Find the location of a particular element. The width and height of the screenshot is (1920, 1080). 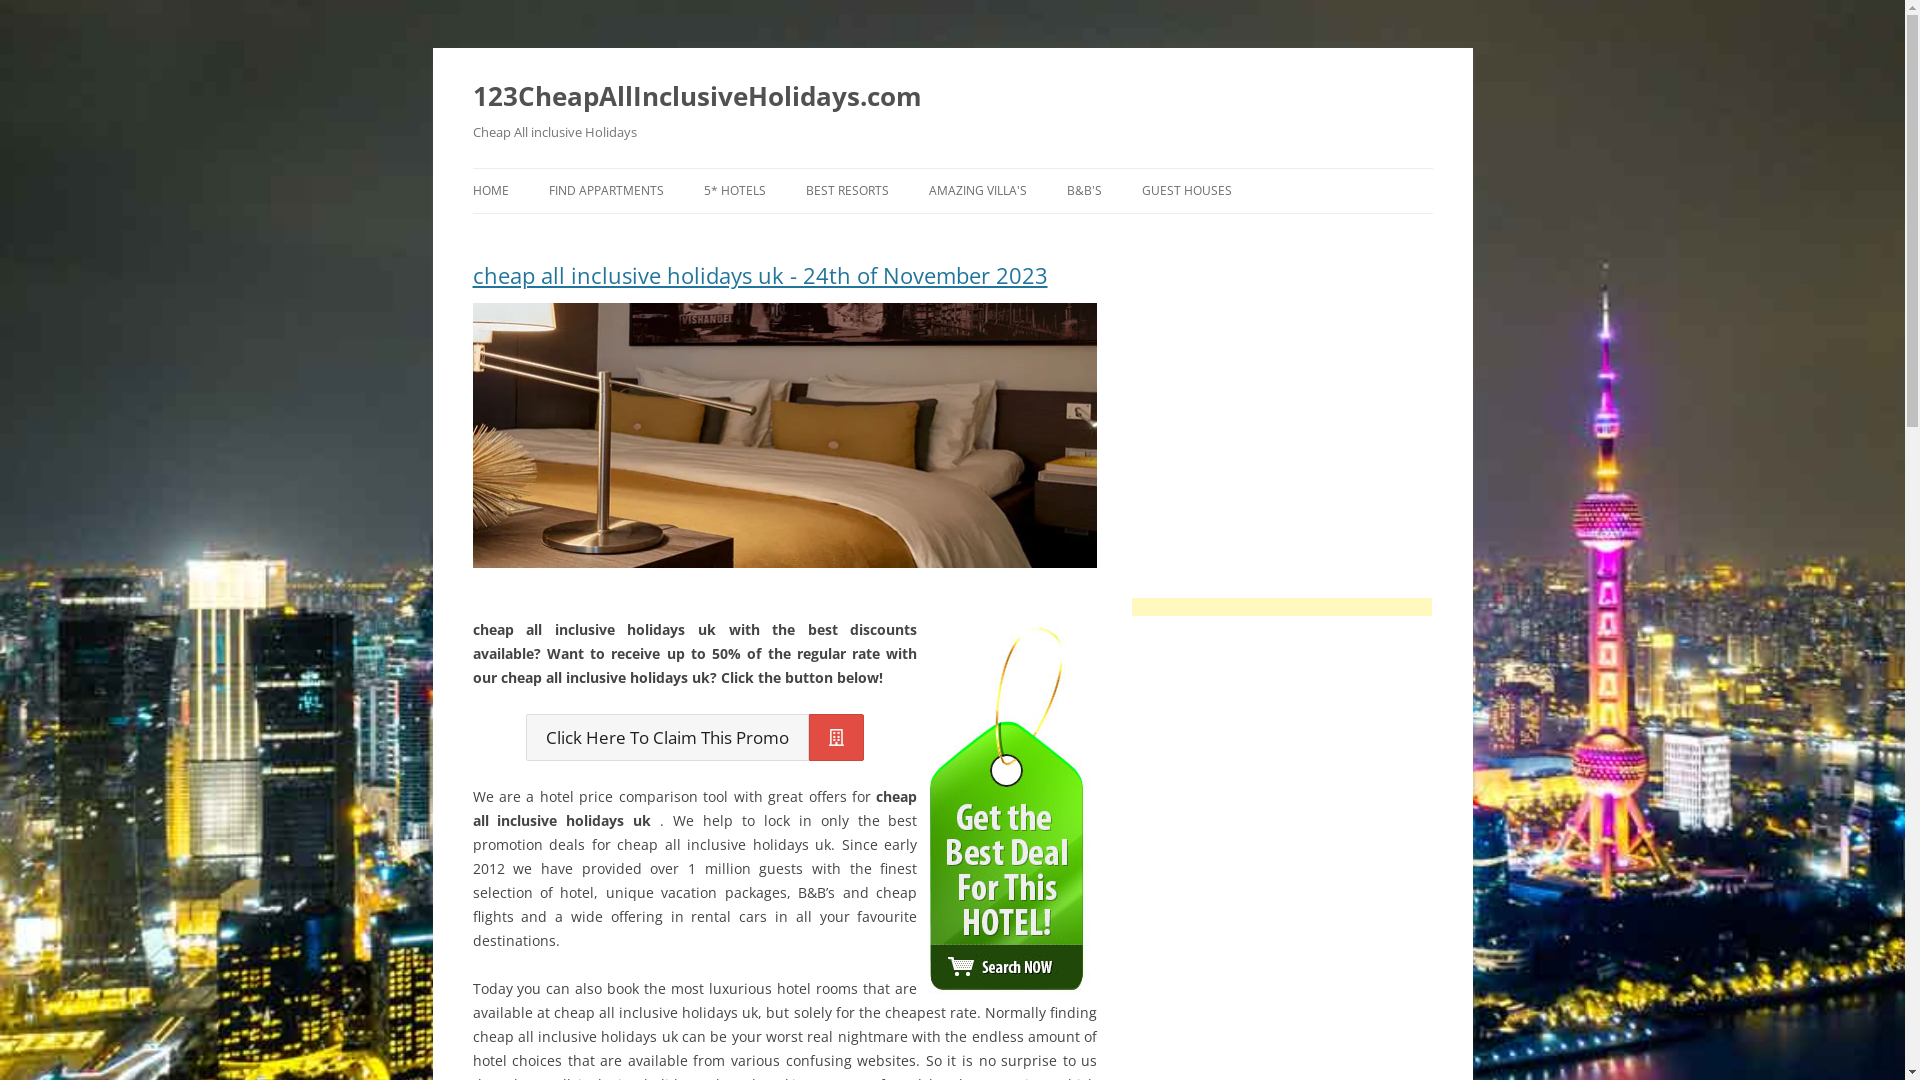

'5* HOTELS' is located at coordinates (733, 191).